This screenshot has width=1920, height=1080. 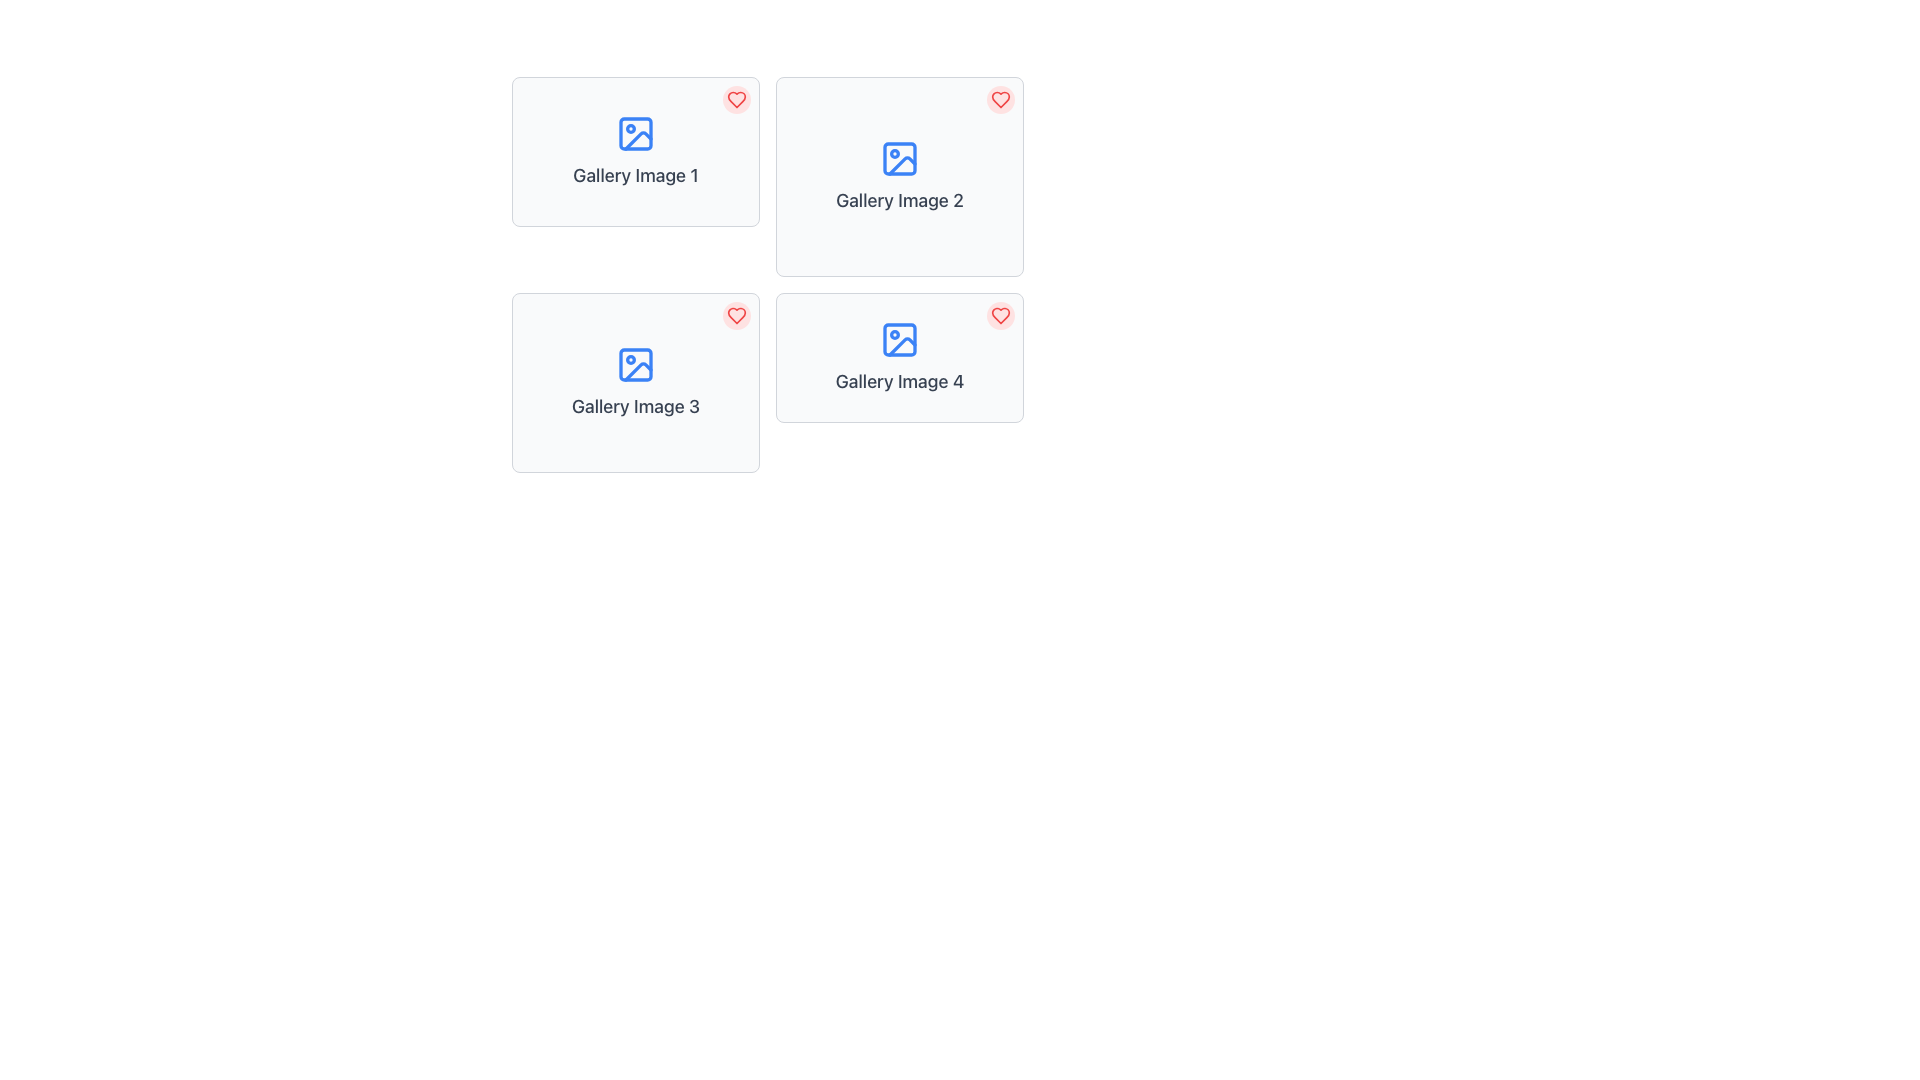 I want to click on the heart icon button located in the top-right corner of the card labeled 'Gallery Image 1', so click(x=736, y=100).